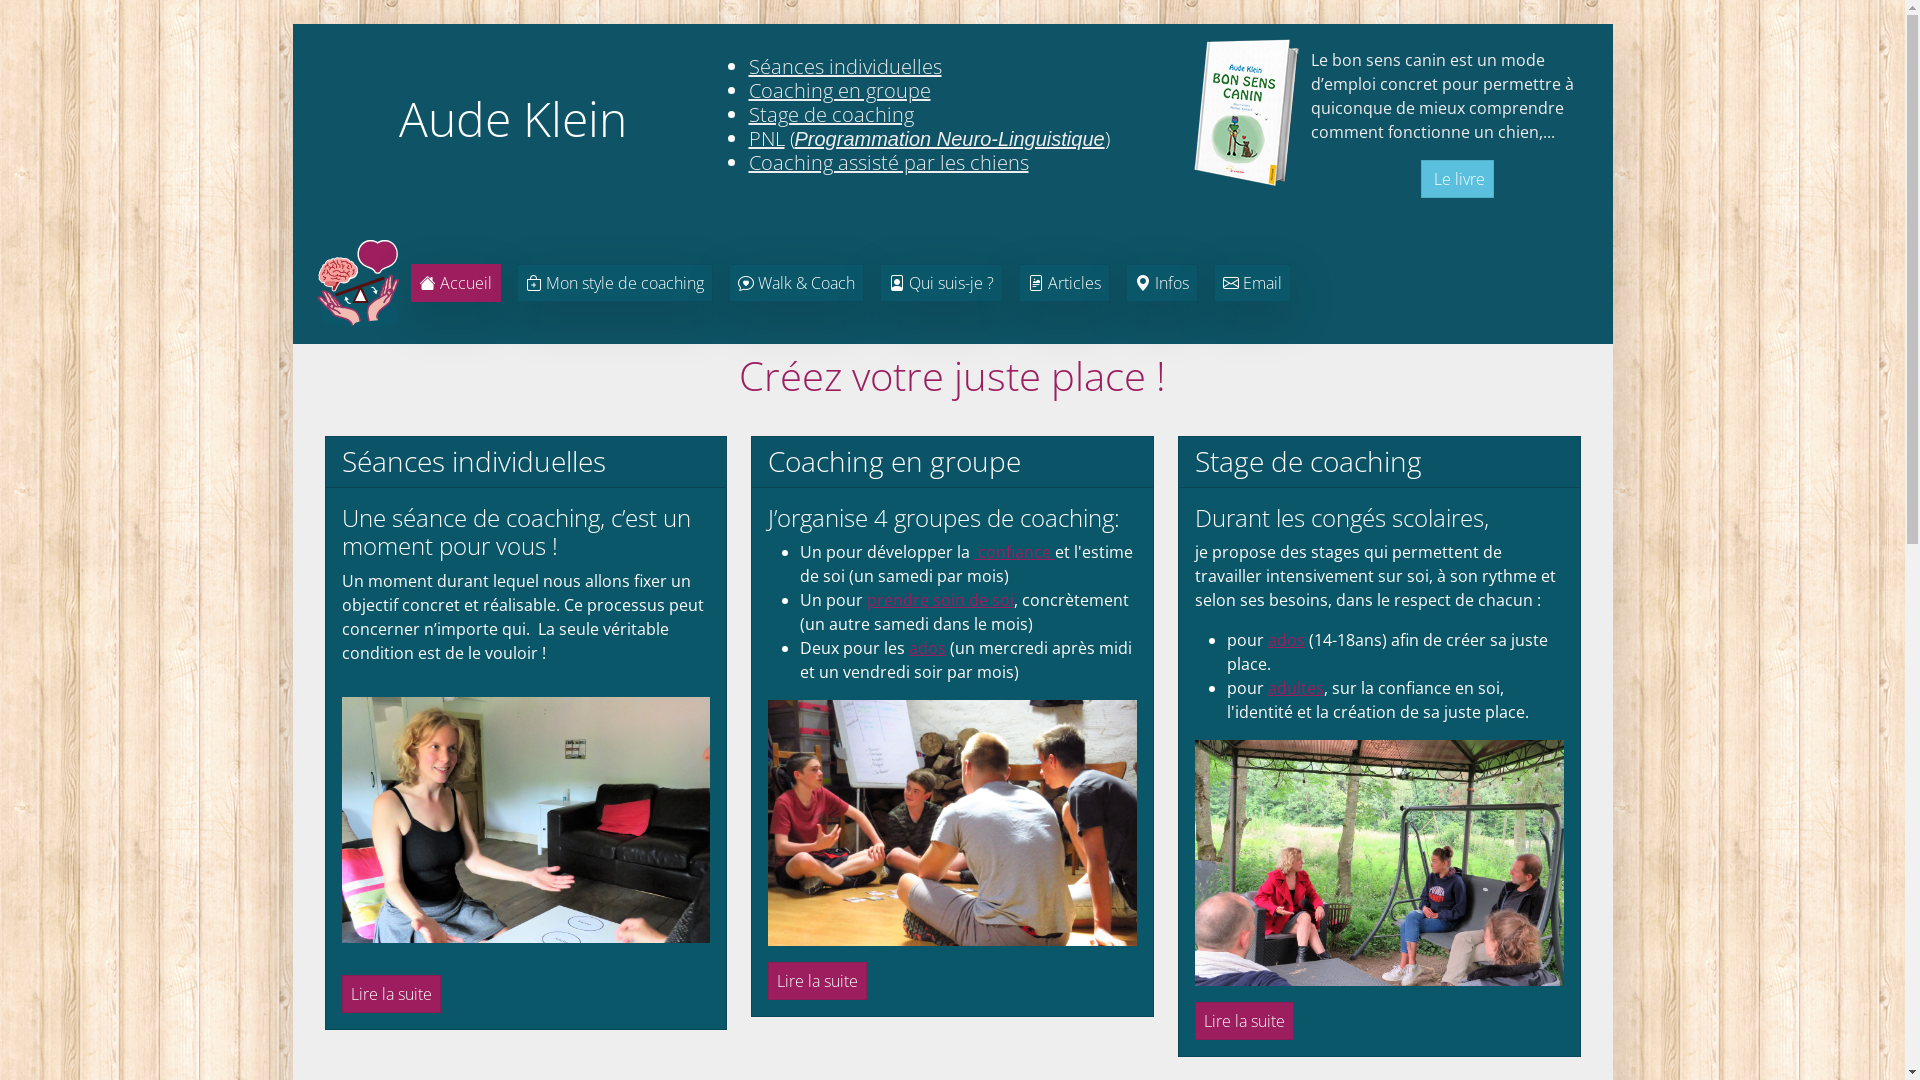 This screenshot has height=1080, width=1920. Describe the element at coordinates (454, 282) in the screenshot. I see `'Accueil'` at that location.